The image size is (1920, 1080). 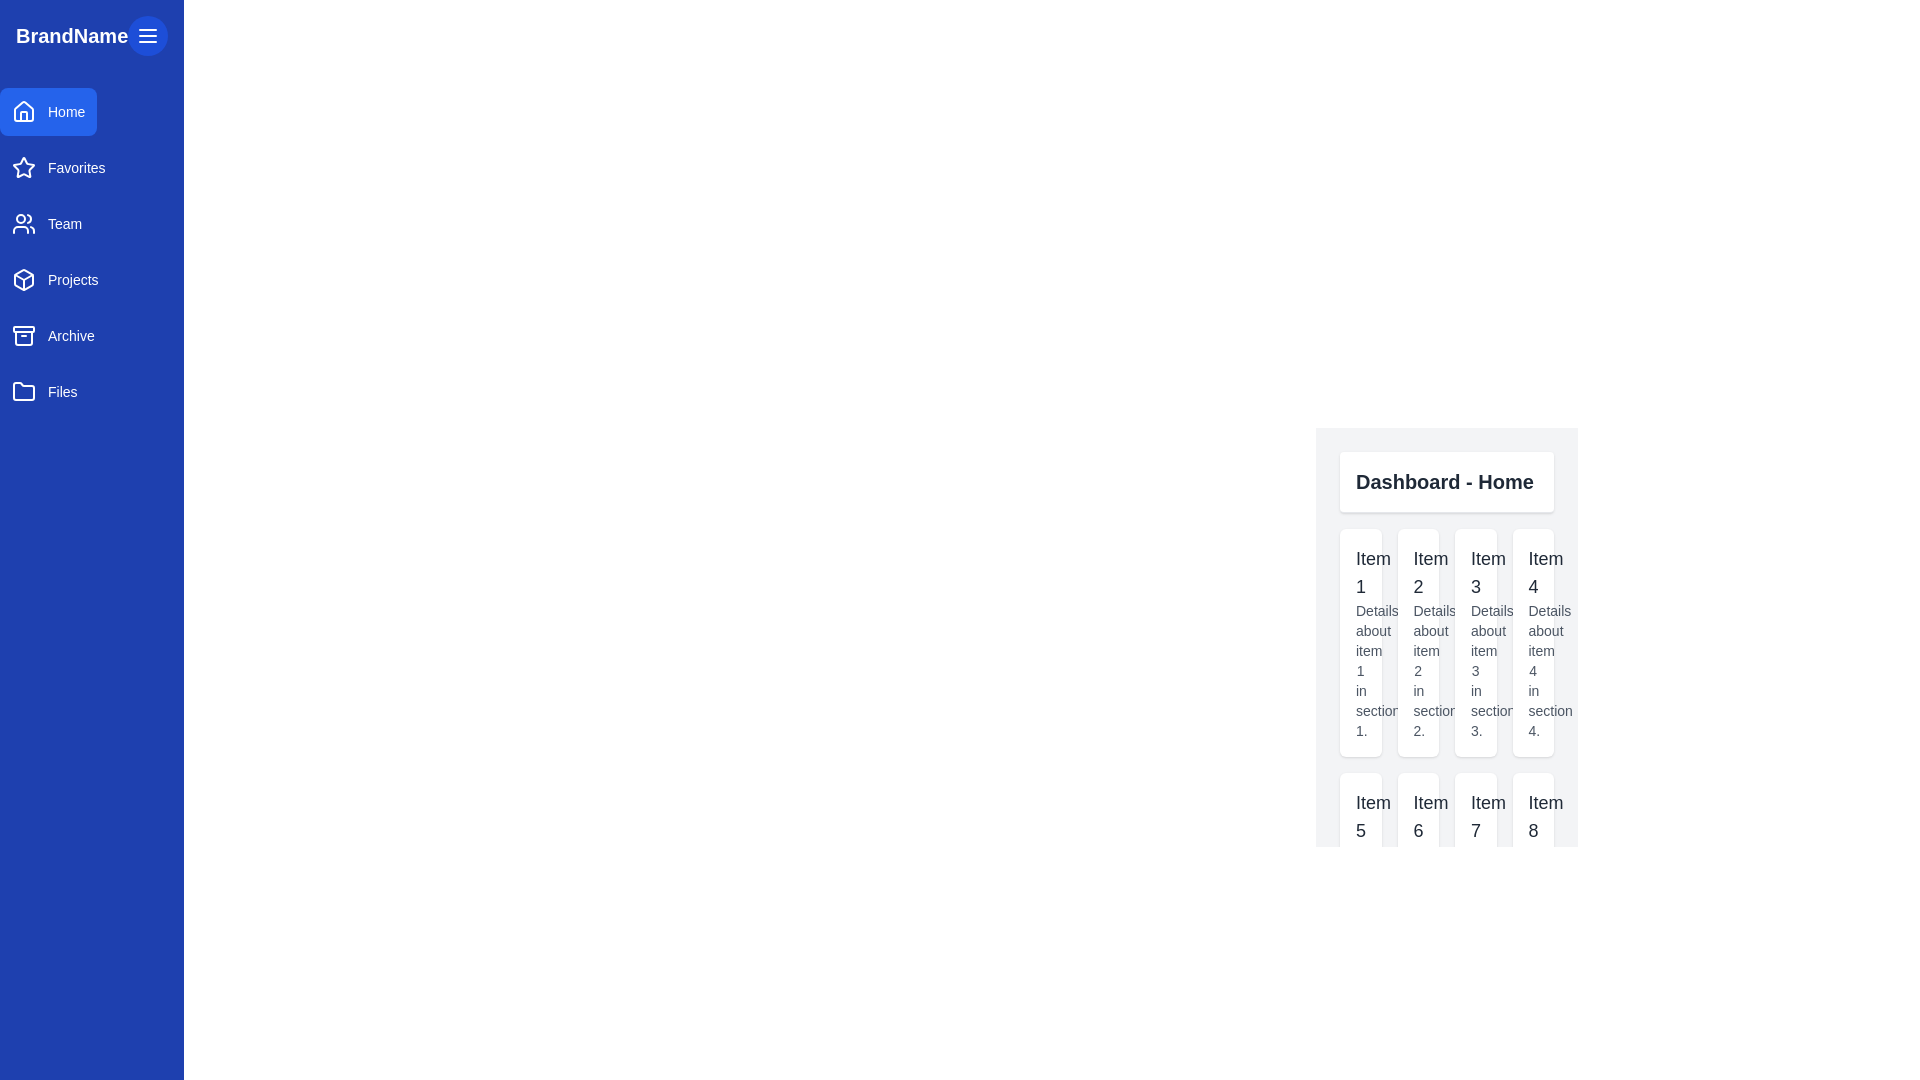 What do you see at coordinates (147, 35) in the screenshot?
I see `the Menu icon button, which is represented by a hamburger menu icon with a blue background and white lines, located in the upper section of the left sidebar near 'BrandName'` at bounding box center [147, 35].